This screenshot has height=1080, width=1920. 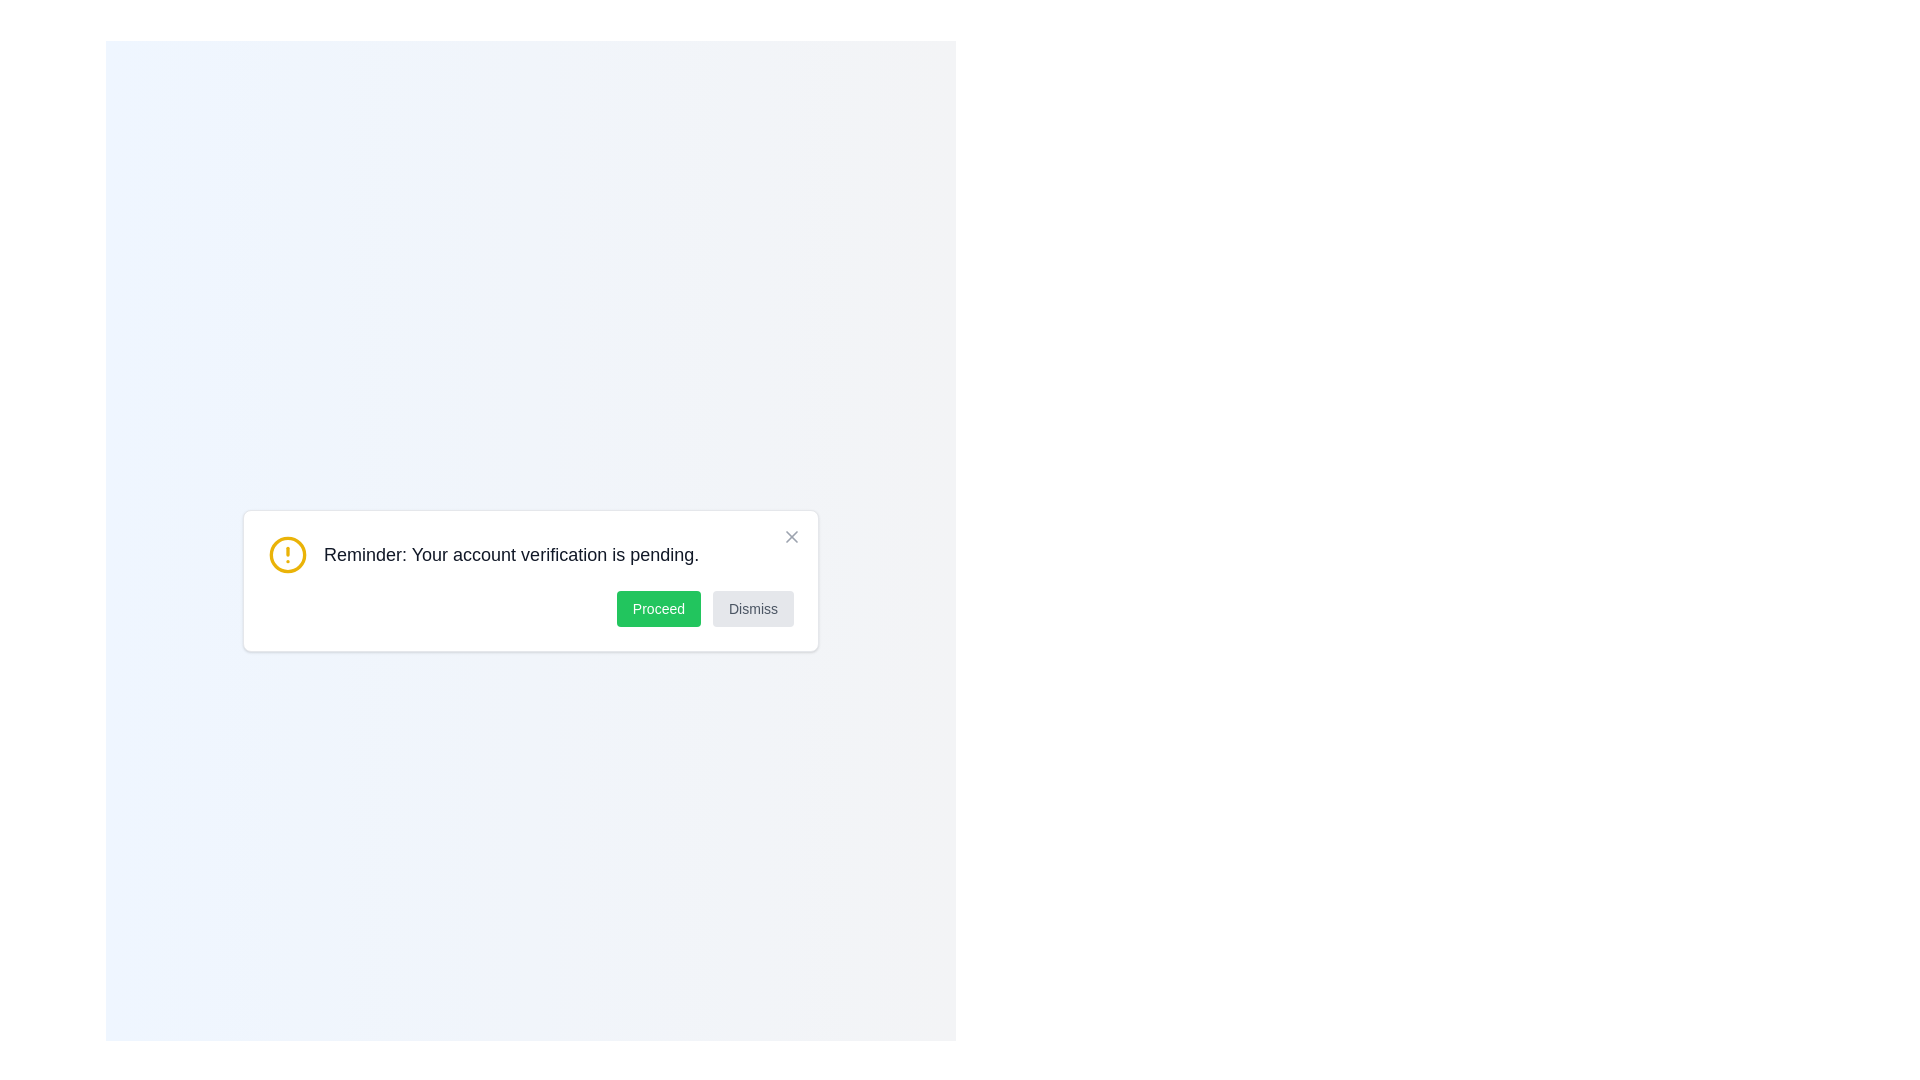 I want to click on text element that informs the user about a pending account verification, located centrally within the notification box to the right of a circular yellow icon with an alert symbol, so click(x=511, y=555).